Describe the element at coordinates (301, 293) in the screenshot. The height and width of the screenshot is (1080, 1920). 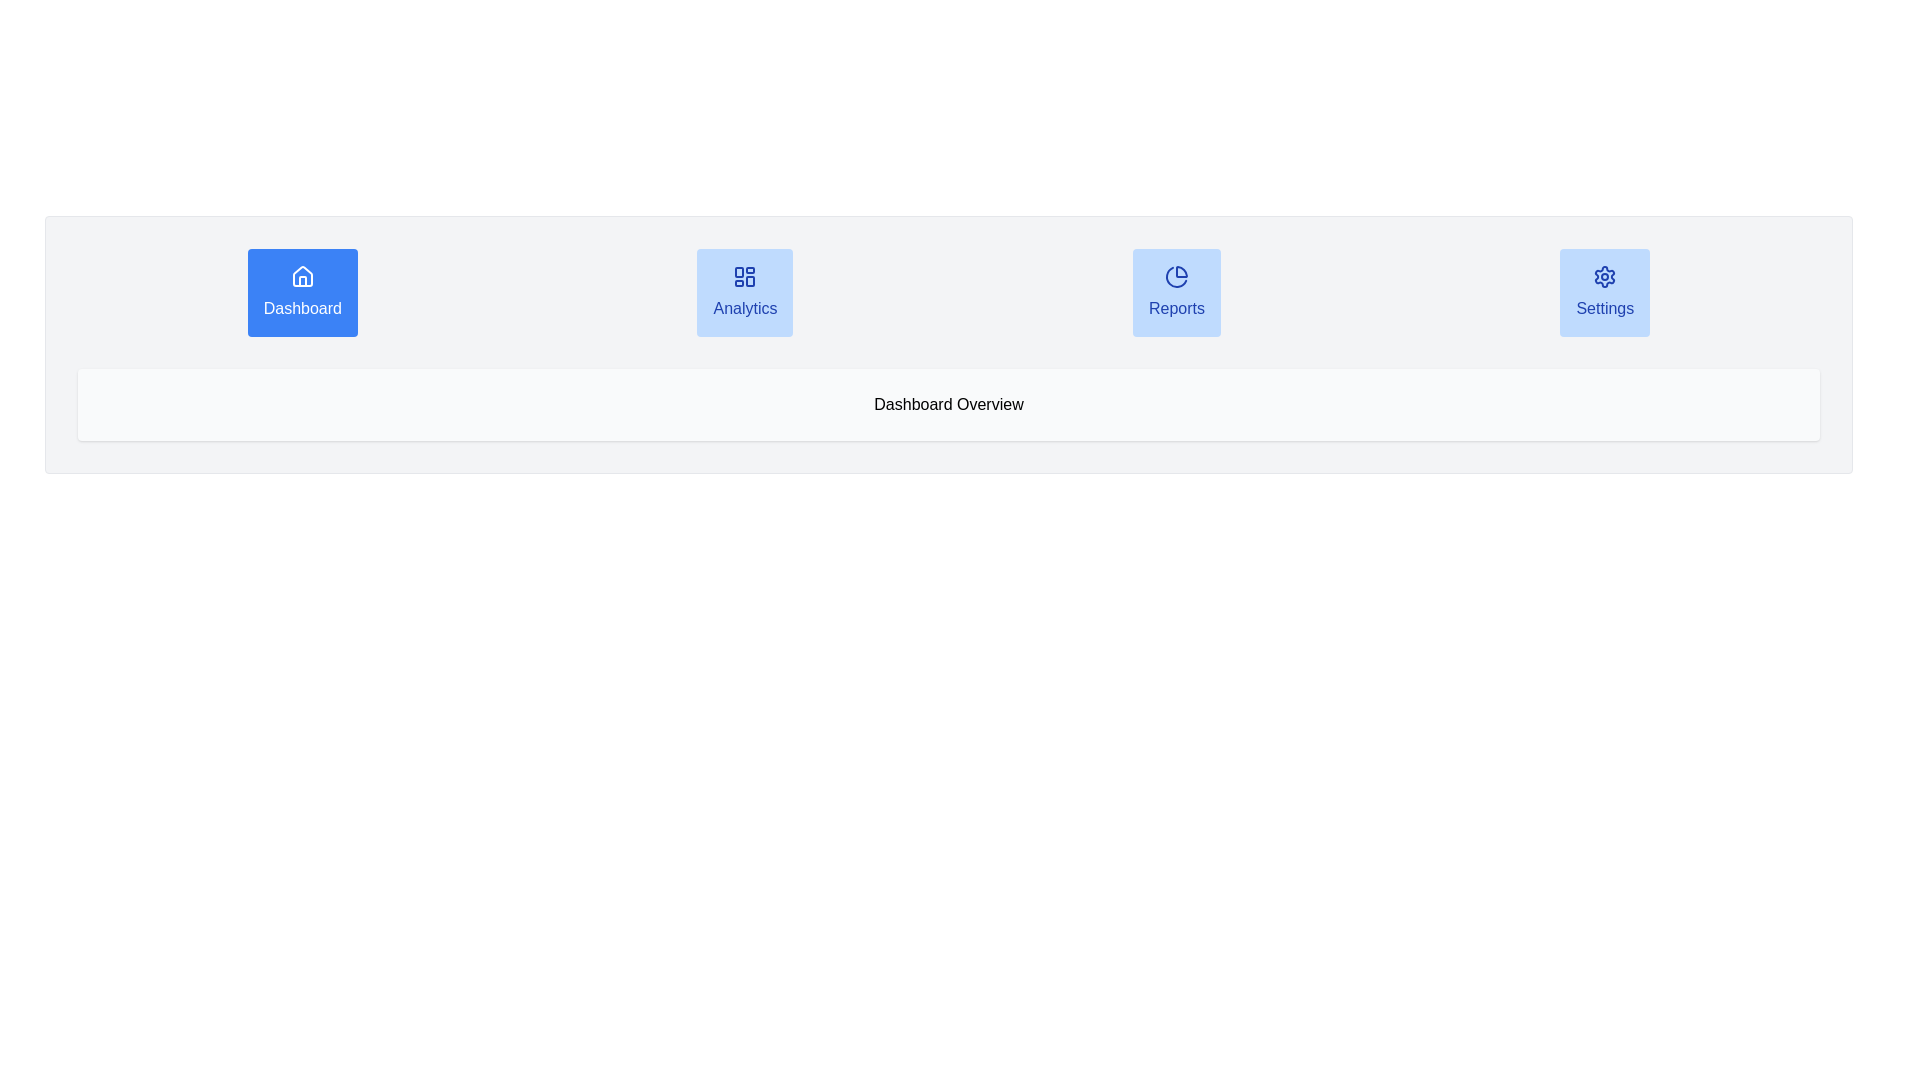
I see `the blue 'Dashboard' button with a house icon` at that location.